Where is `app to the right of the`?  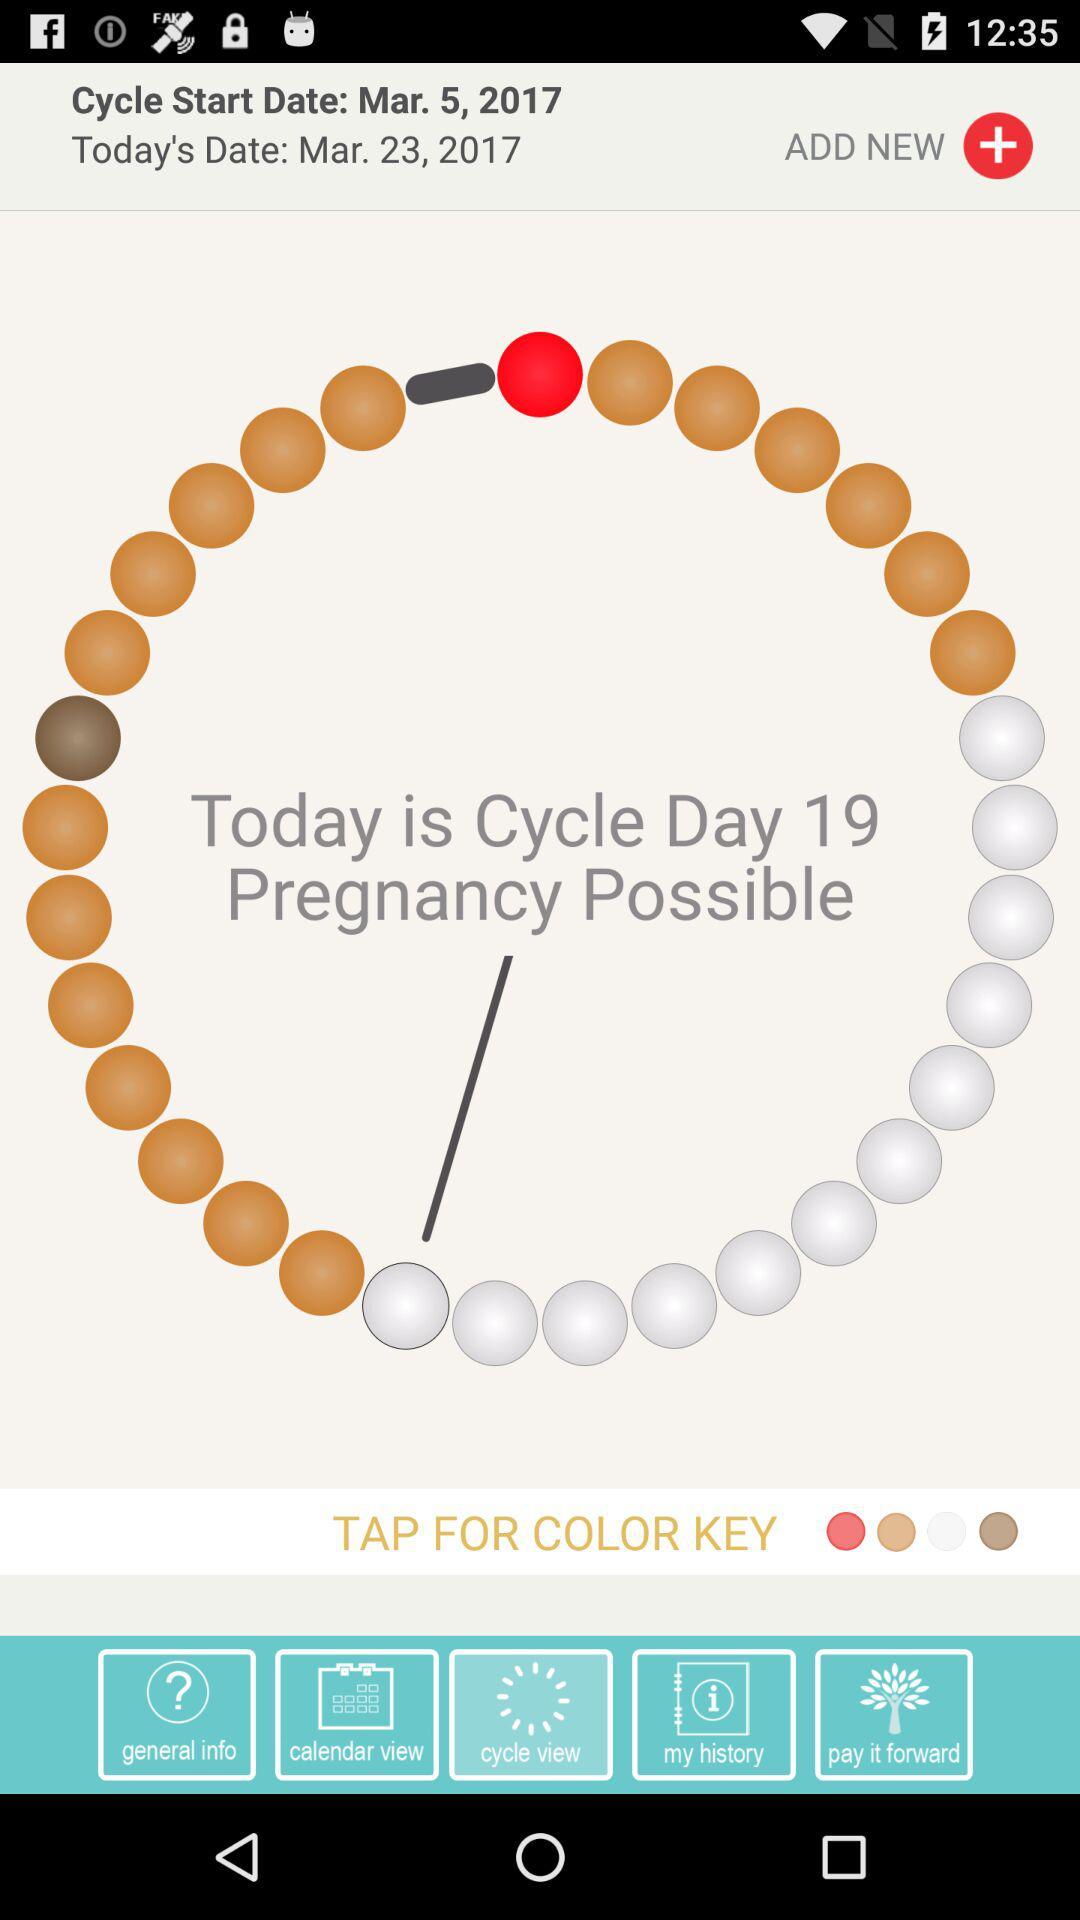
app to the right of the is located at coordinates (893, 1713).